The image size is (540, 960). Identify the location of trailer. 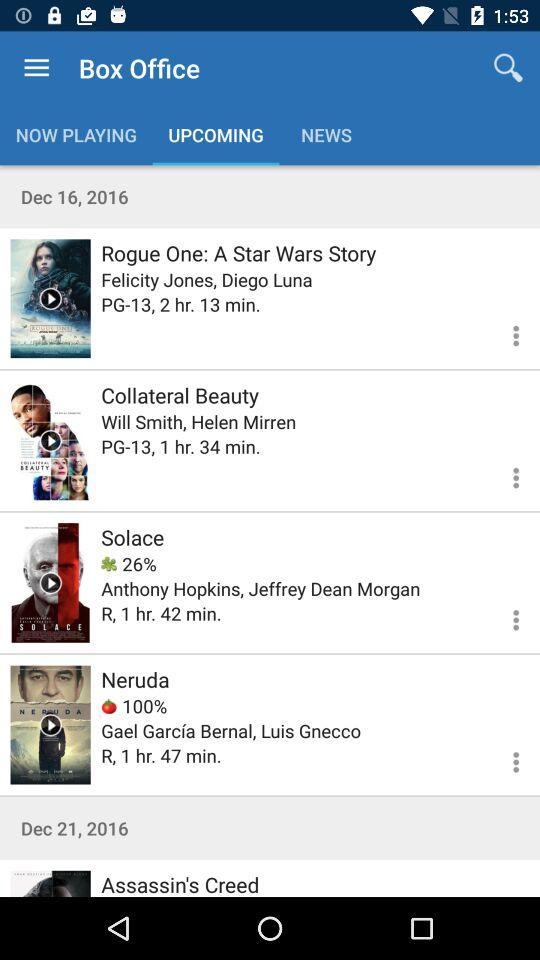
(50, 724).